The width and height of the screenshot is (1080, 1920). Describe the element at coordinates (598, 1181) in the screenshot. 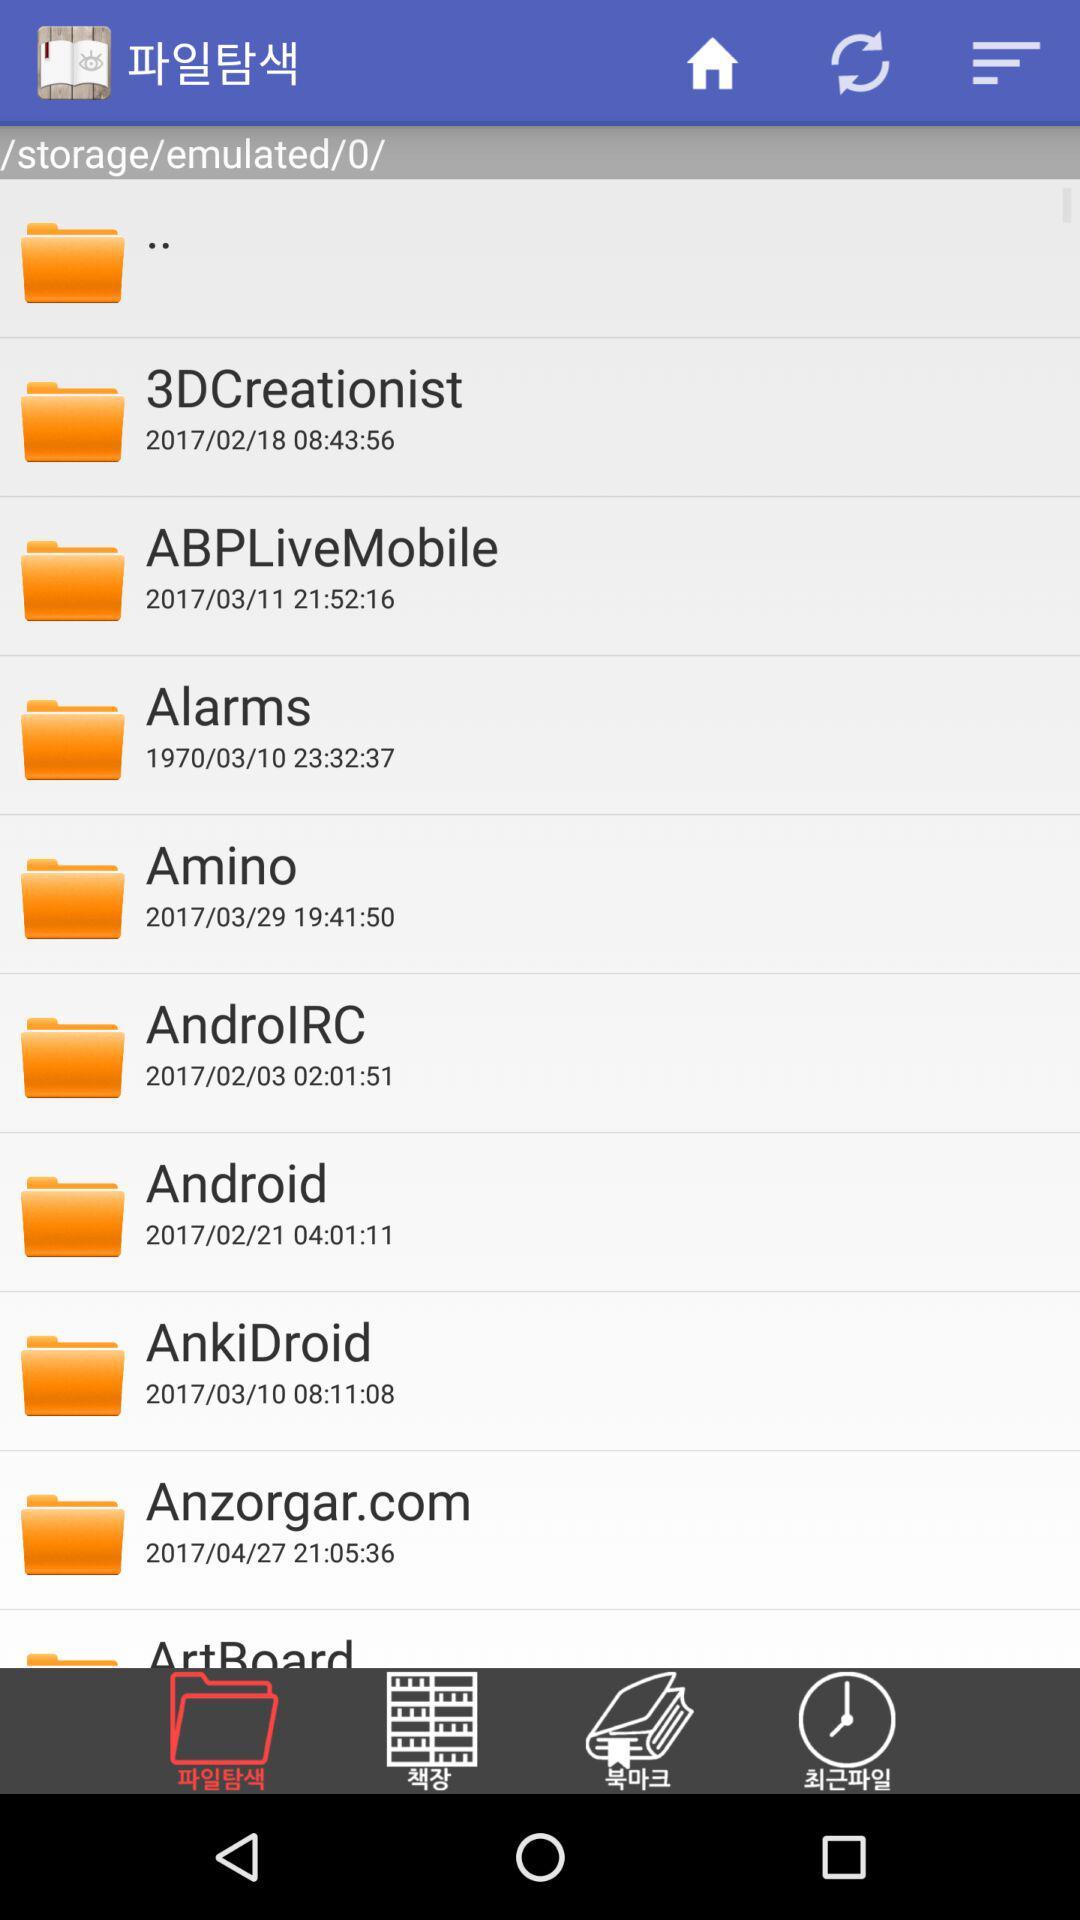

I see `the android item` at that location.